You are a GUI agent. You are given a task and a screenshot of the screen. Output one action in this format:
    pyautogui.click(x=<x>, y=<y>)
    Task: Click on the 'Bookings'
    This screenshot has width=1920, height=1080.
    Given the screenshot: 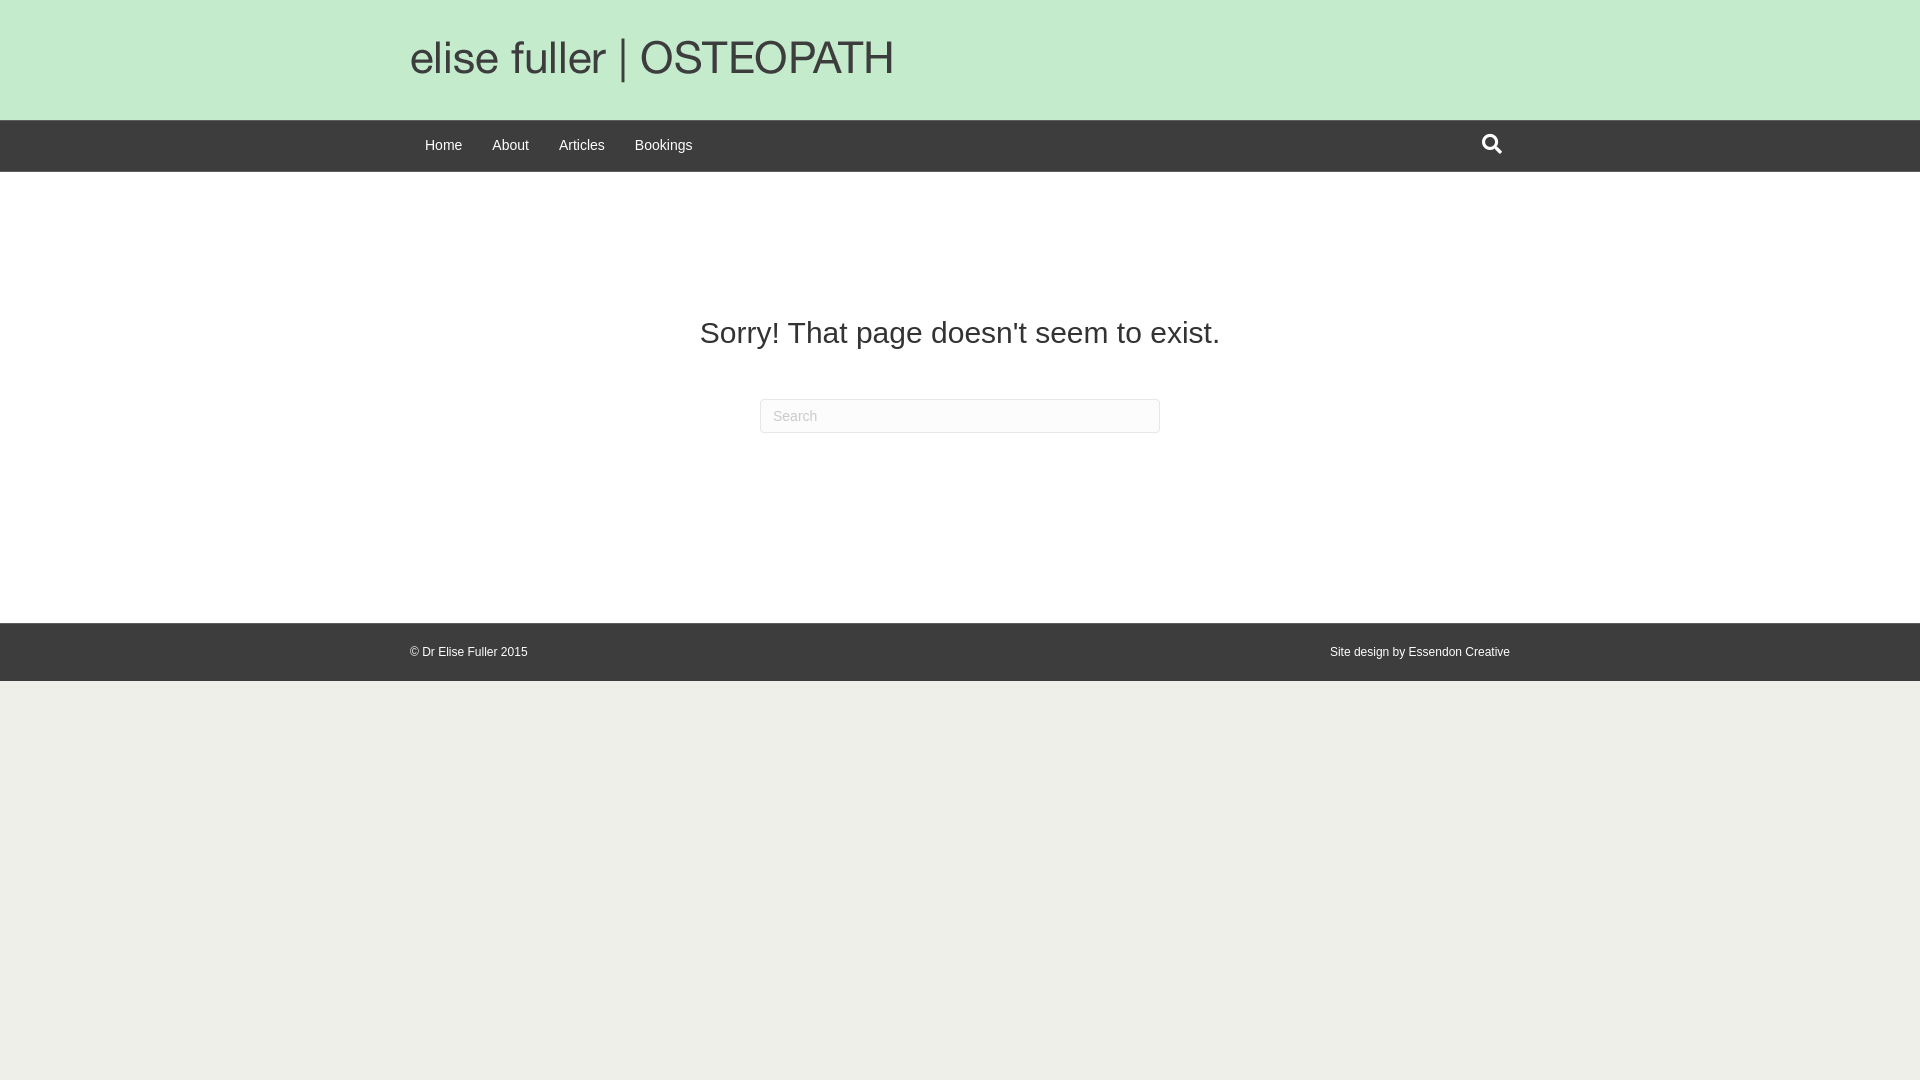 What is the action you would take?
    pyautogui.click(x=663, y=145)
    